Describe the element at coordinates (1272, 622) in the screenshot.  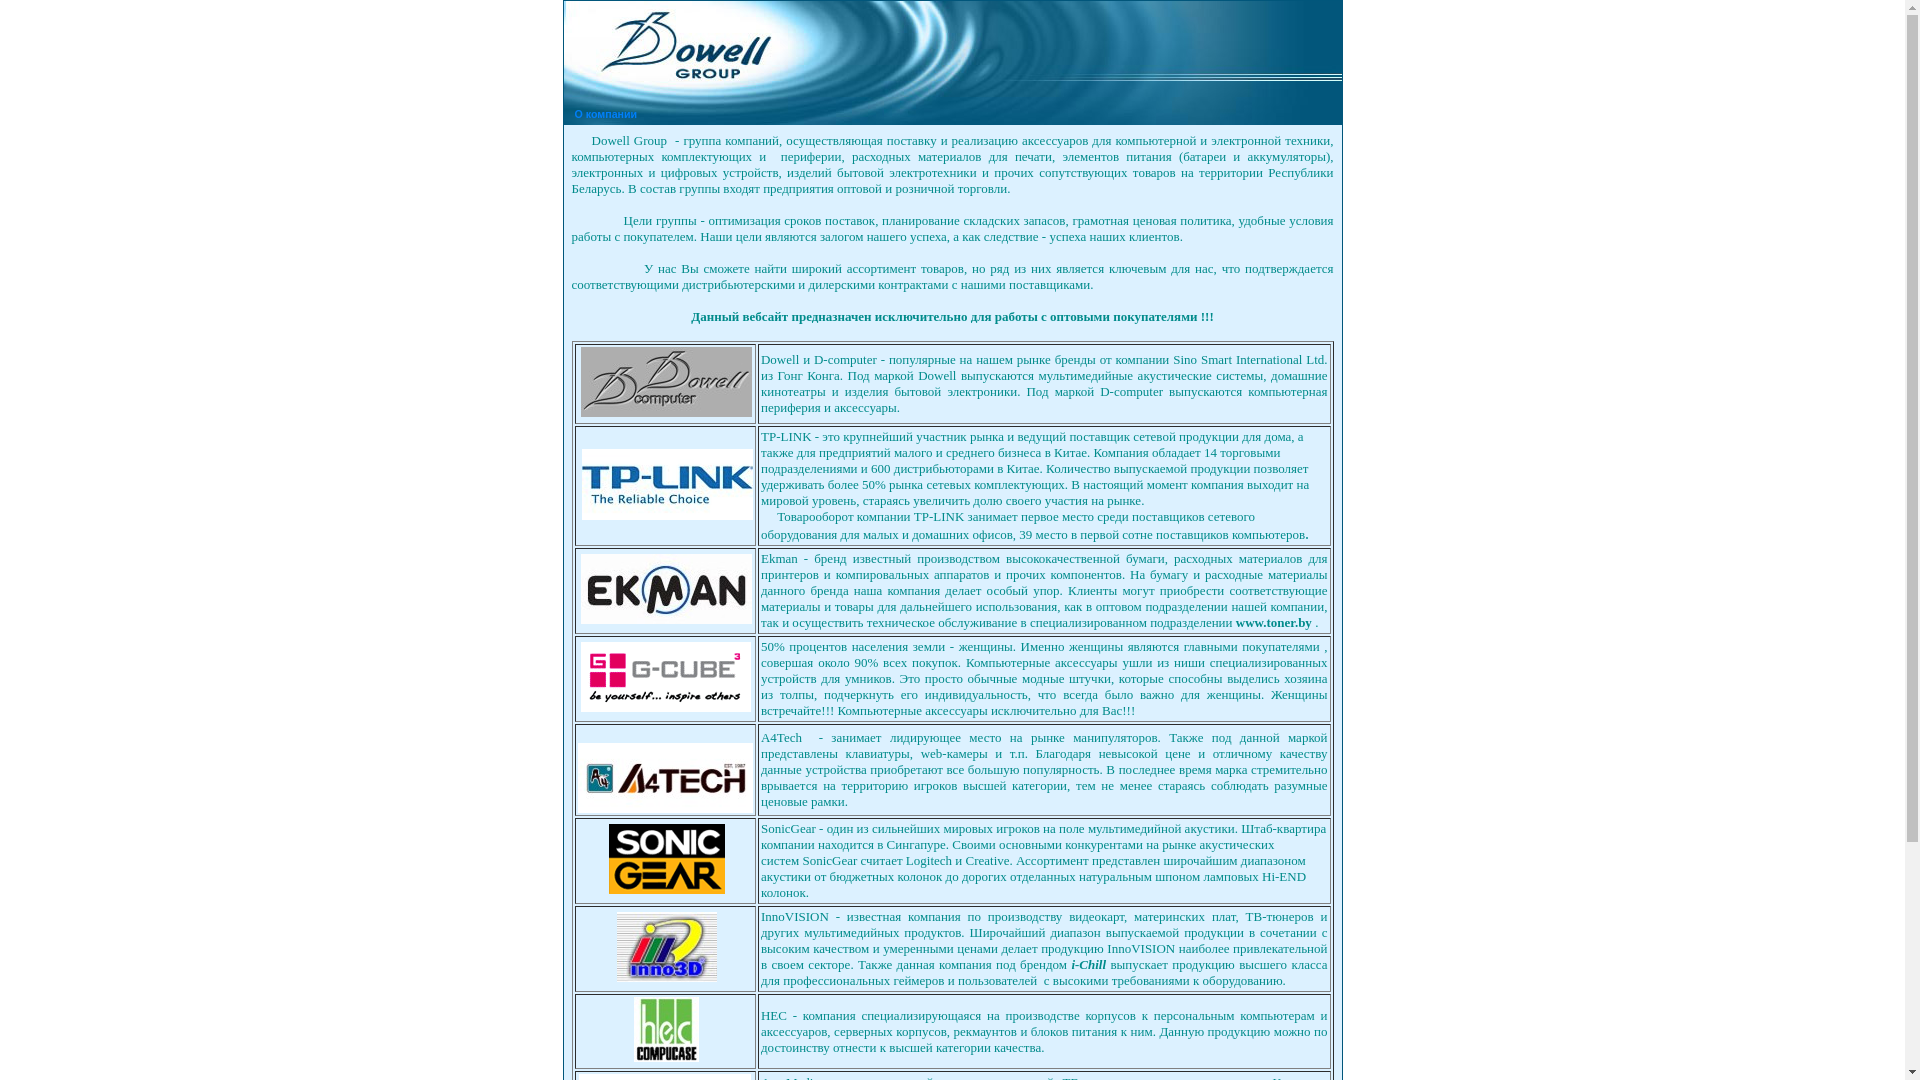
I see `'www.toner.by'` at that location.